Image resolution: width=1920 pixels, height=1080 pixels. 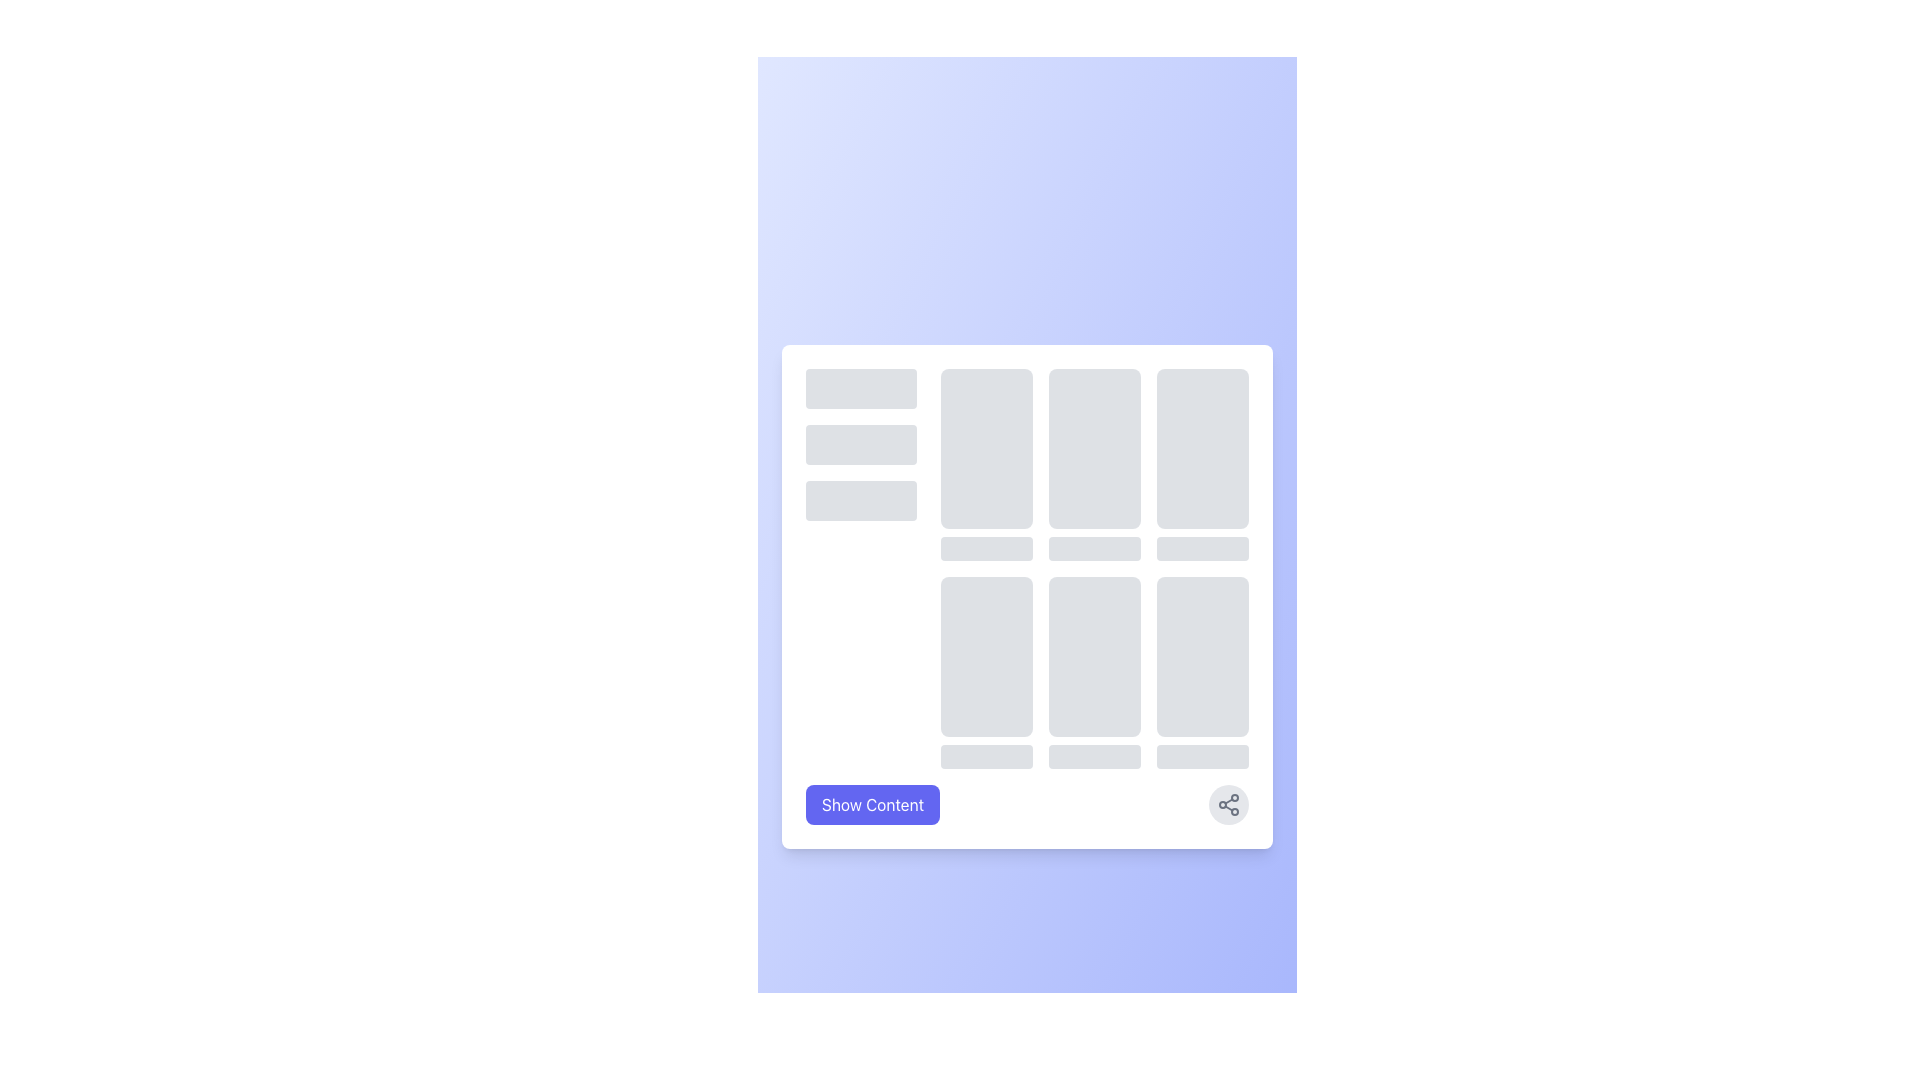 I want to click on the share icon located in the bottom right corner of the interface, so click(x=1227, y=804).